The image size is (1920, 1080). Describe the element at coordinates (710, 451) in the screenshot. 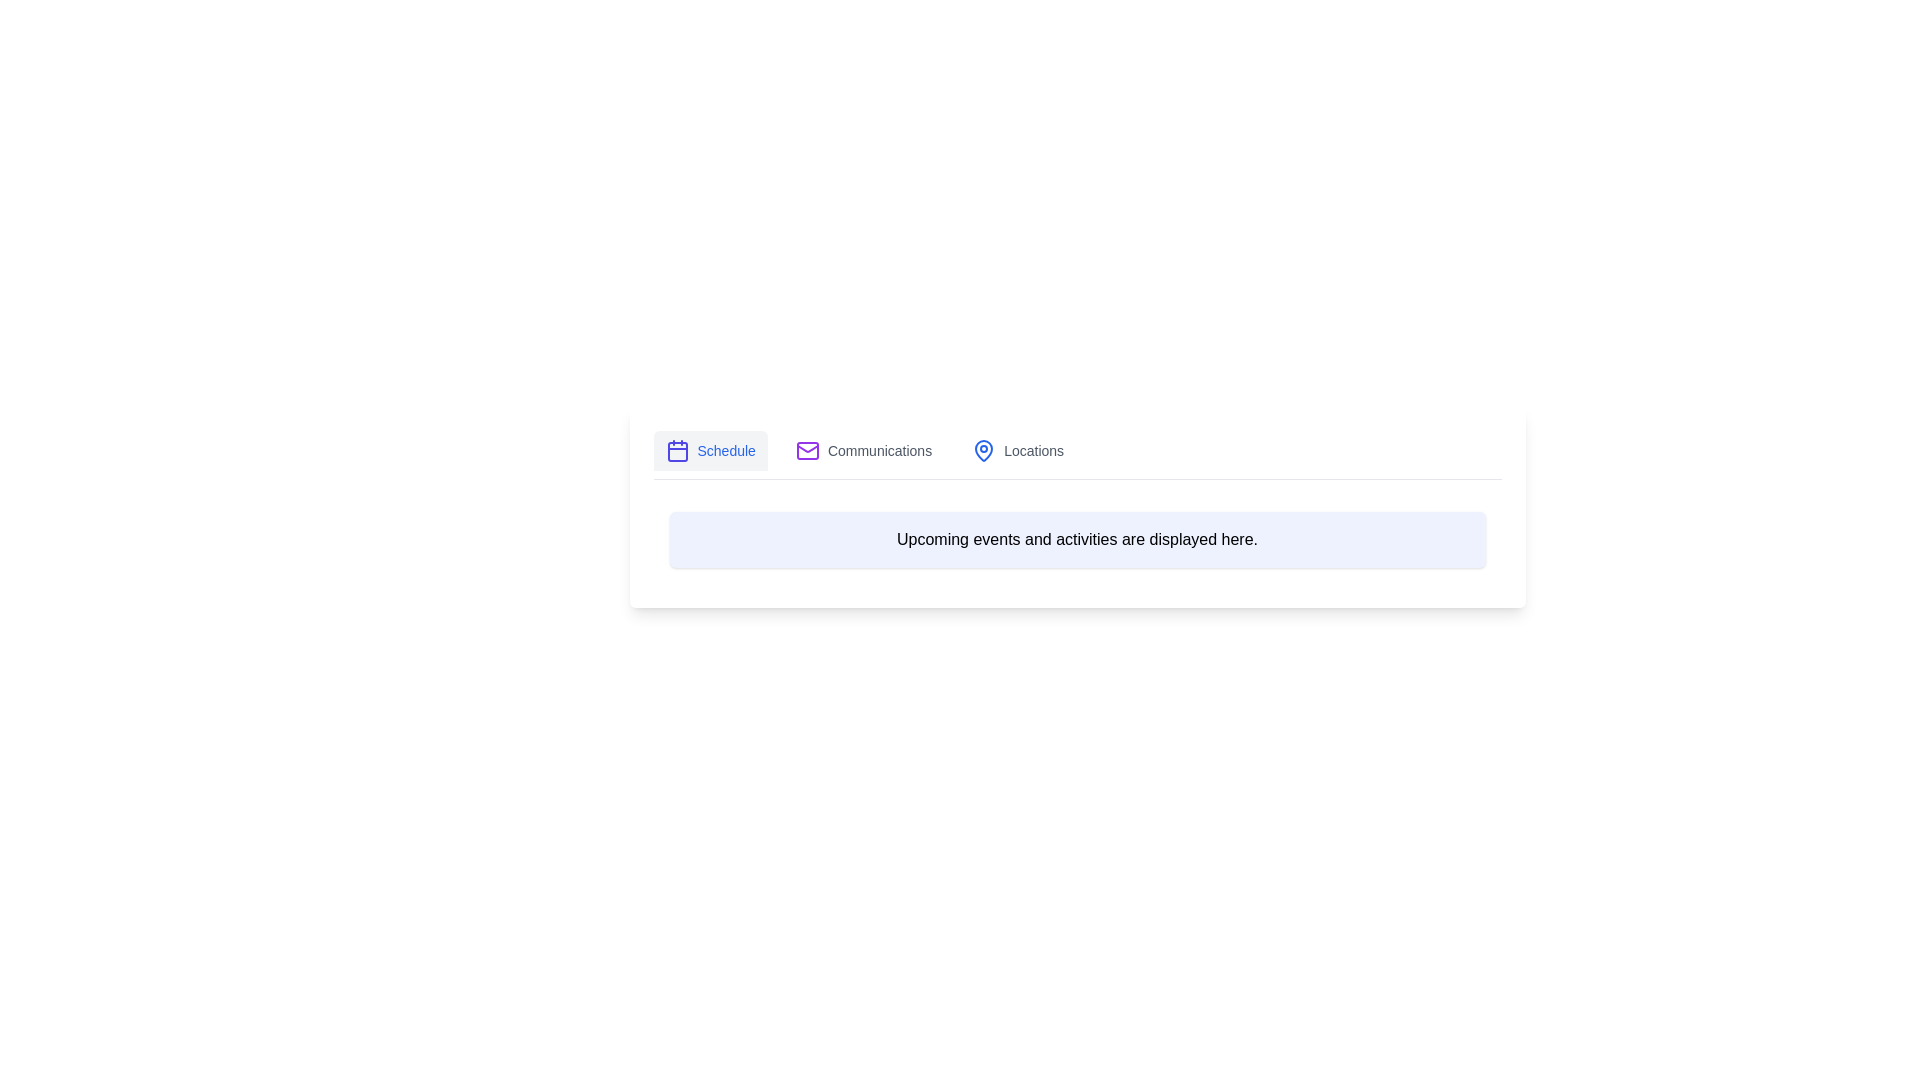

I see `the Schedule tab to view its content` at that location.